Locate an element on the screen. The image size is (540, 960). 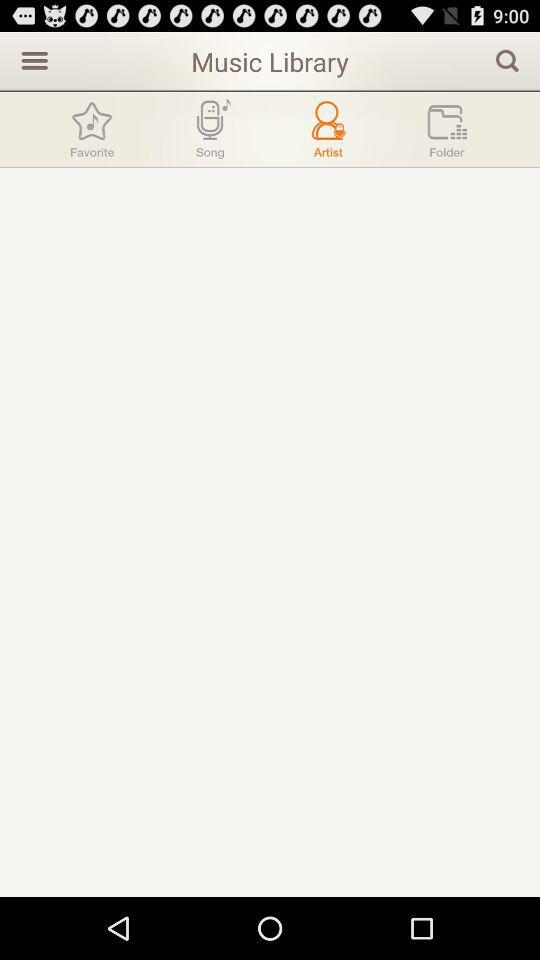
music folder is located at coordinates (447, 128).